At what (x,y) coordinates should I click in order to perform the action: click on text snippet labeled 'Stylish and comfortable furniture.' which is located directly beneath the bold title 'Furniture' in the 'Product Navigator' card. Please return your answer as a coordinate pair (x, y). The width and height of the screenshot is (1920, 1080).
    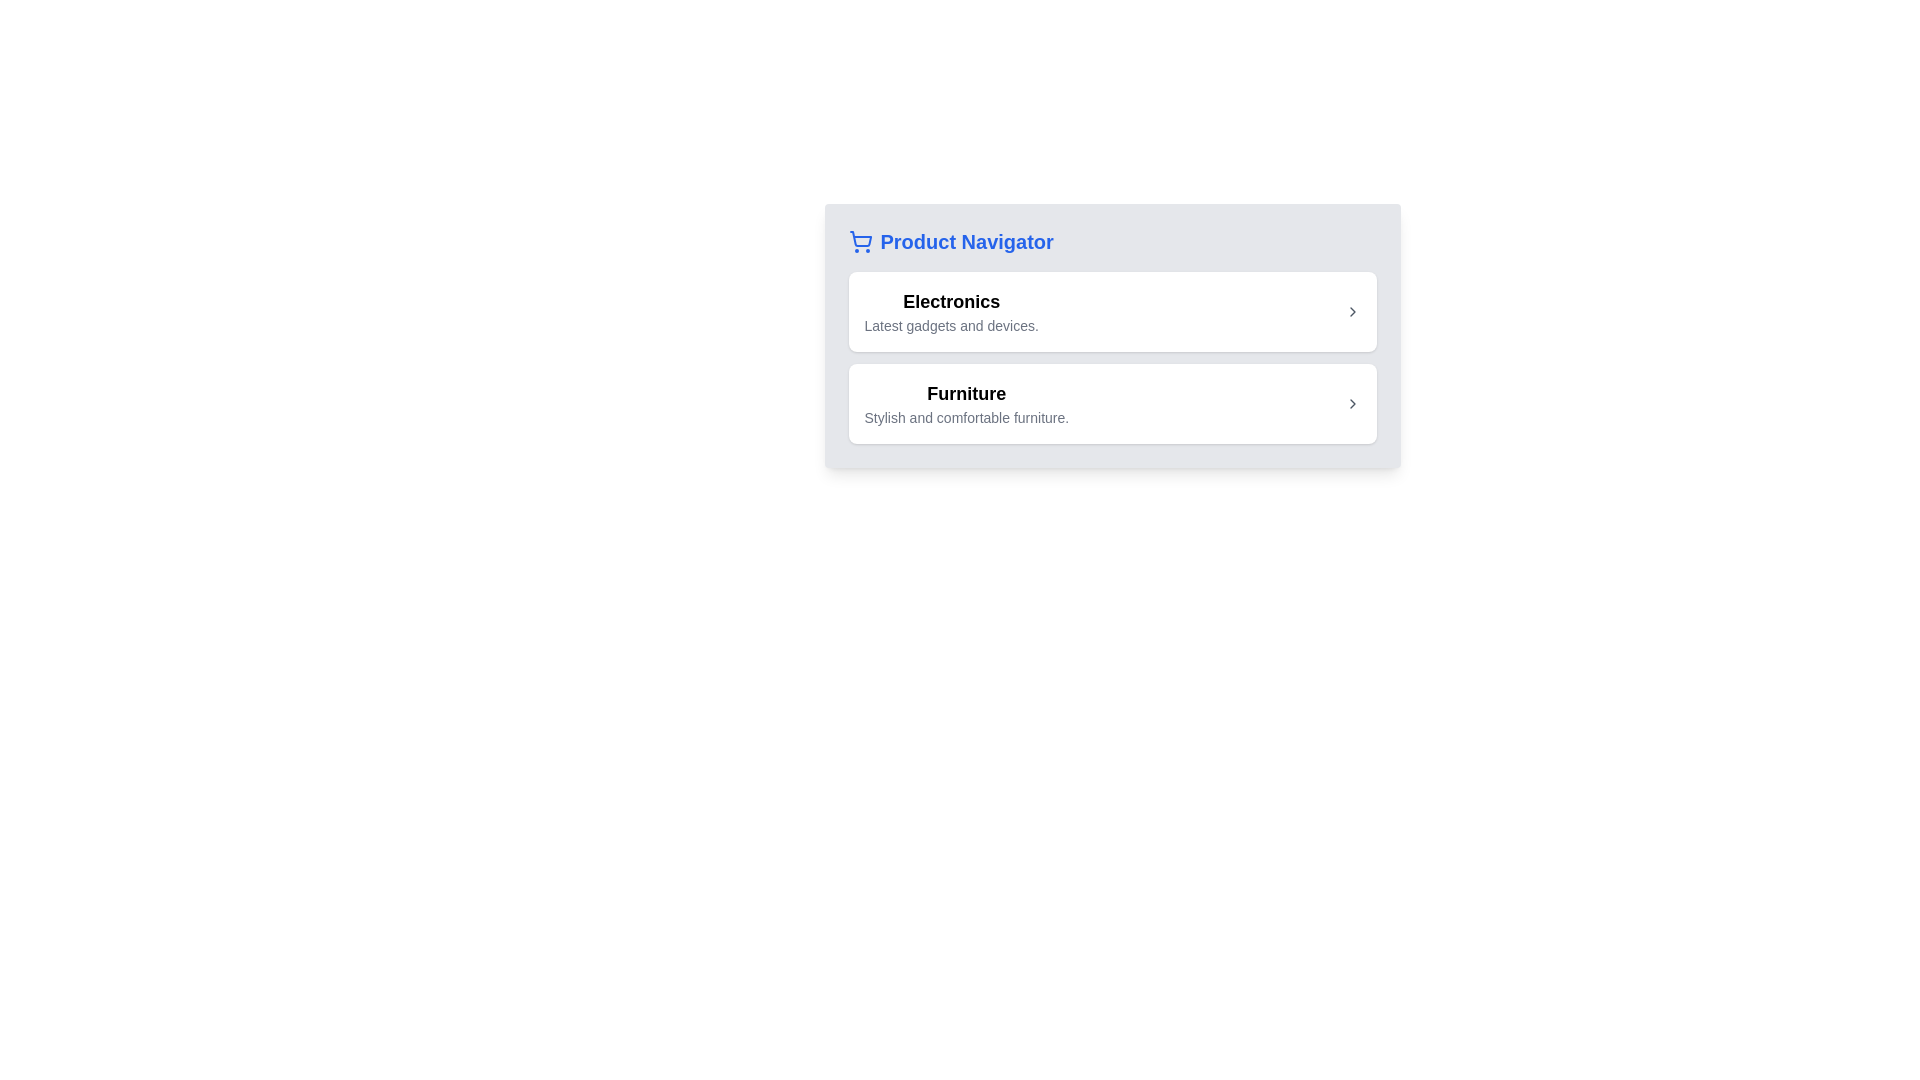
    Looking at the image, I should click on (966, 416).